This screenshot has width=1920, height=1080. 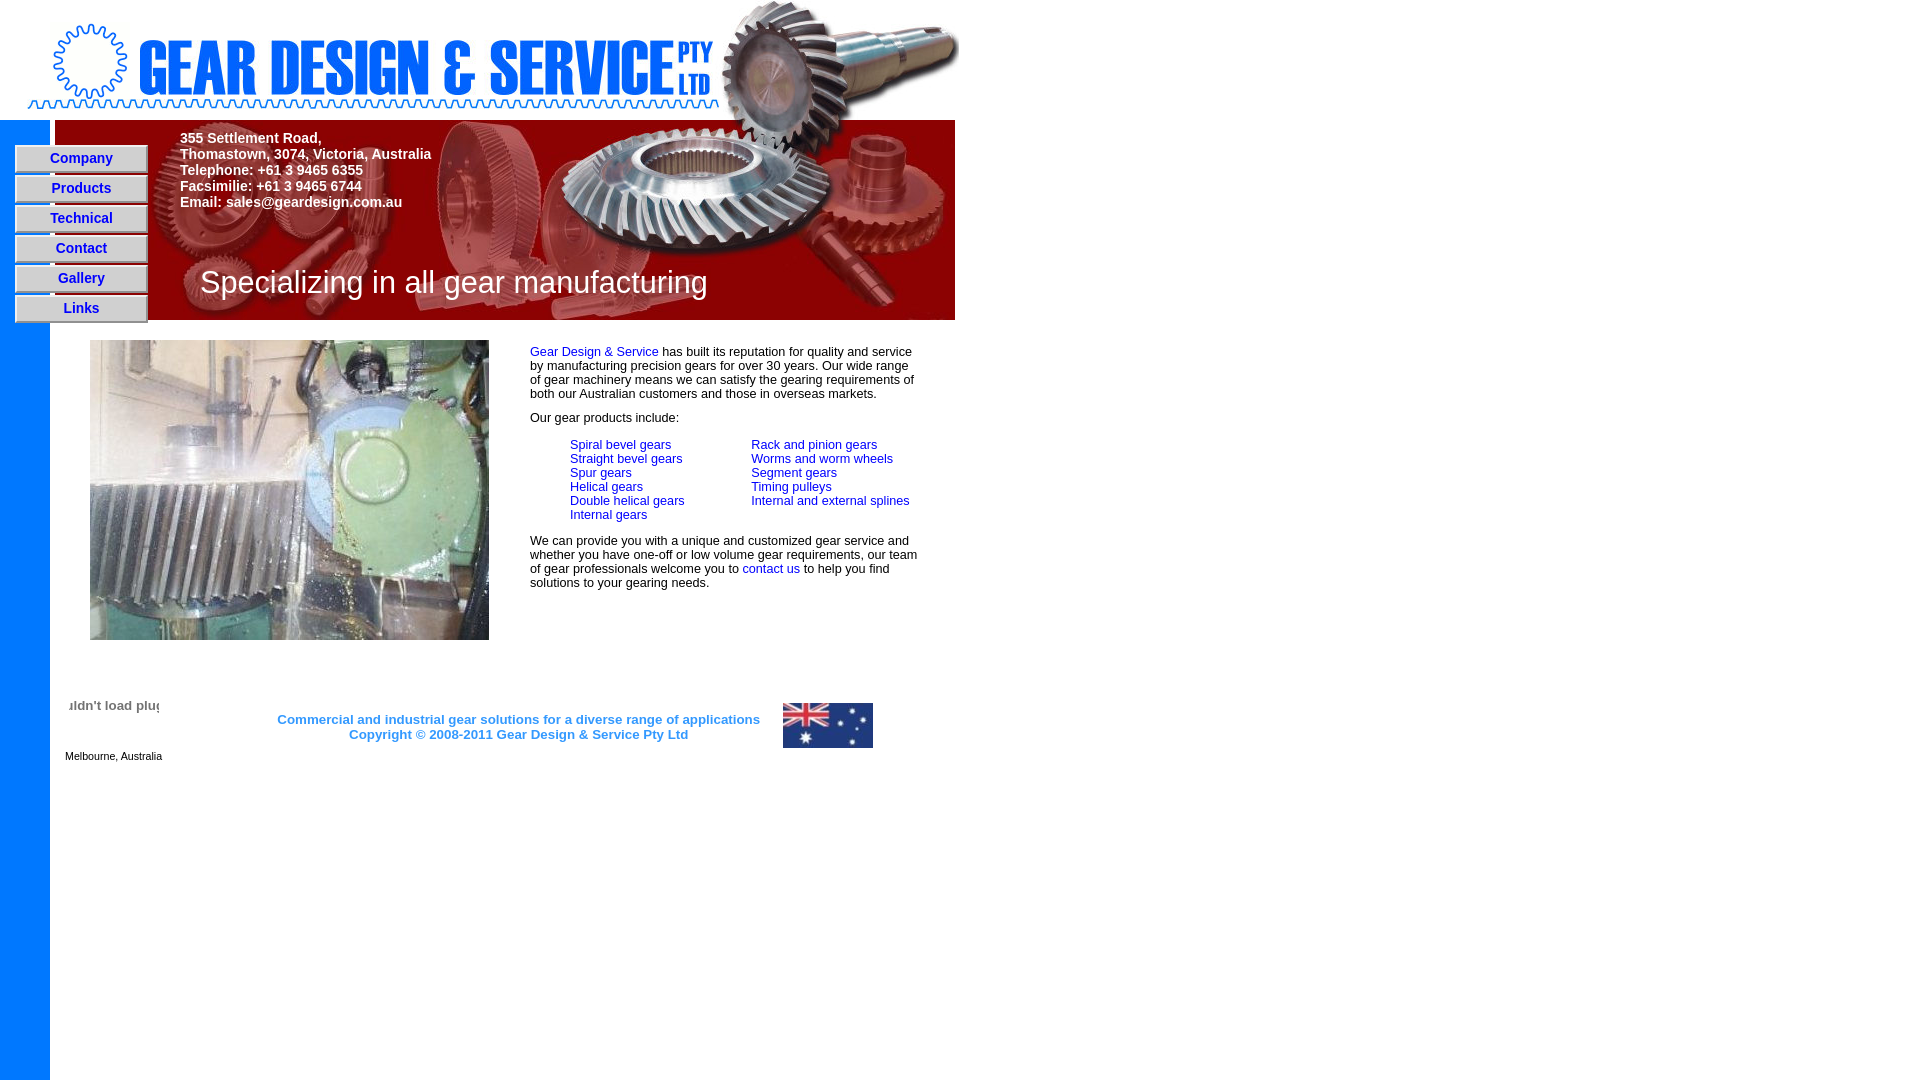 What do you see at coordinates (569, 486) in the screenshot?
I see `'Helical gears'` at bounding box center [569, 486].